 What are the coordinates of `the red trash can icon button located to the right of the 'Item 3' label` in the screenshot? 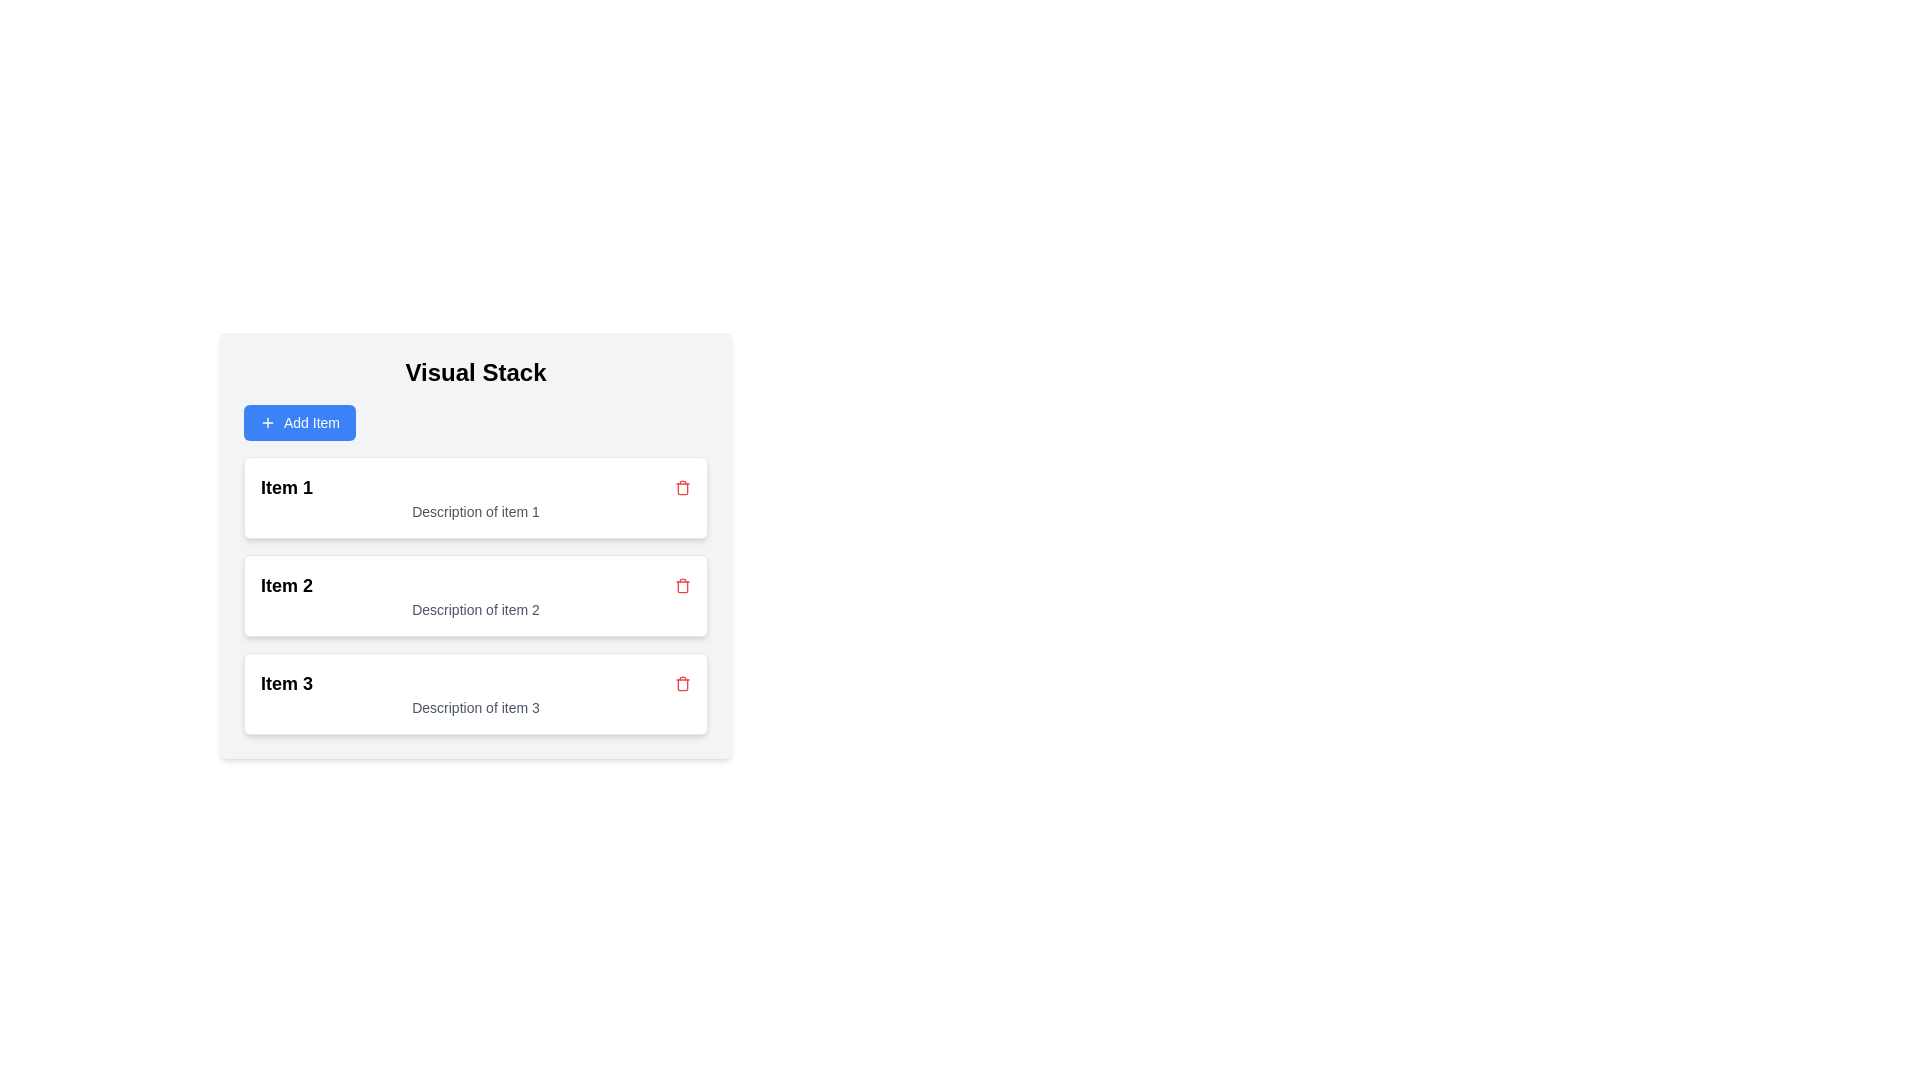 It's located at (682, 682).